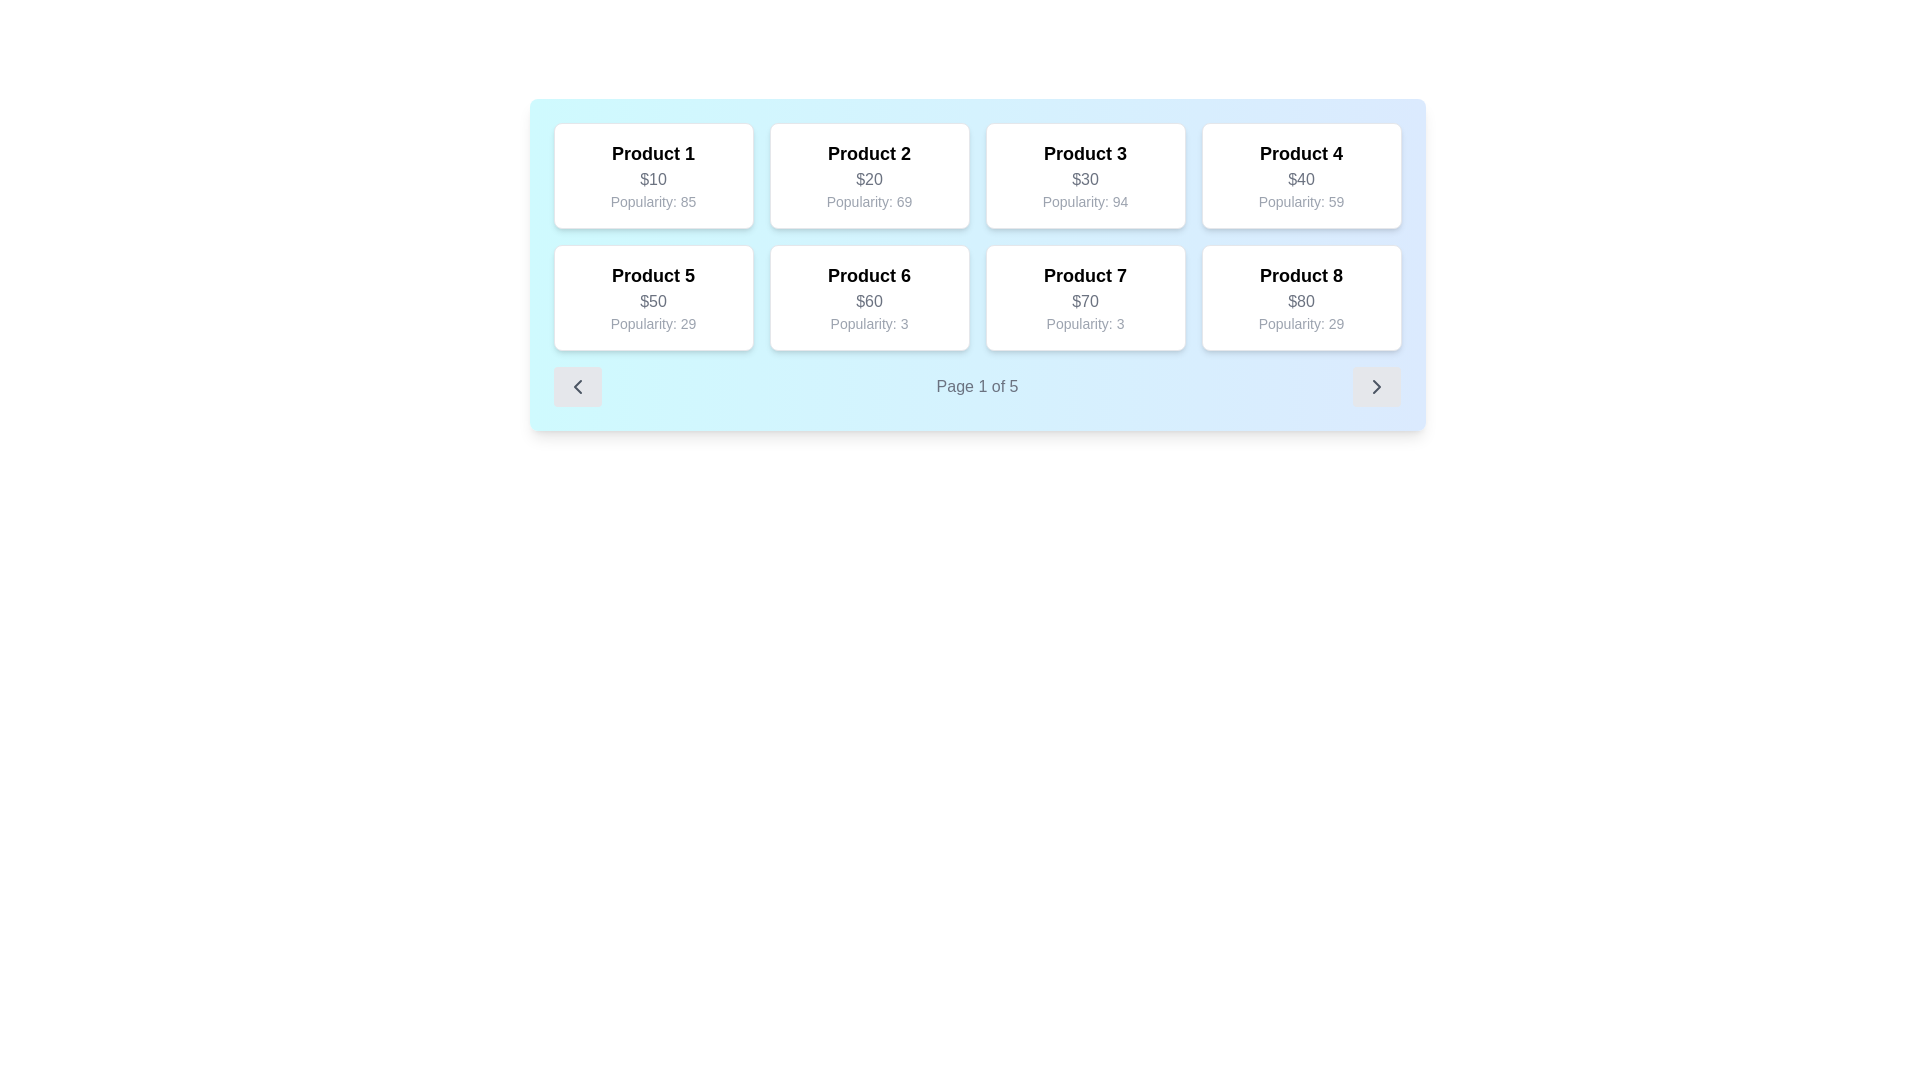 The width and height of the screenshot is (1920, 1080). I want to click on text displayed in the text component showing the amount '$60', which is located below the title 'Product 6', so click(869, 301).